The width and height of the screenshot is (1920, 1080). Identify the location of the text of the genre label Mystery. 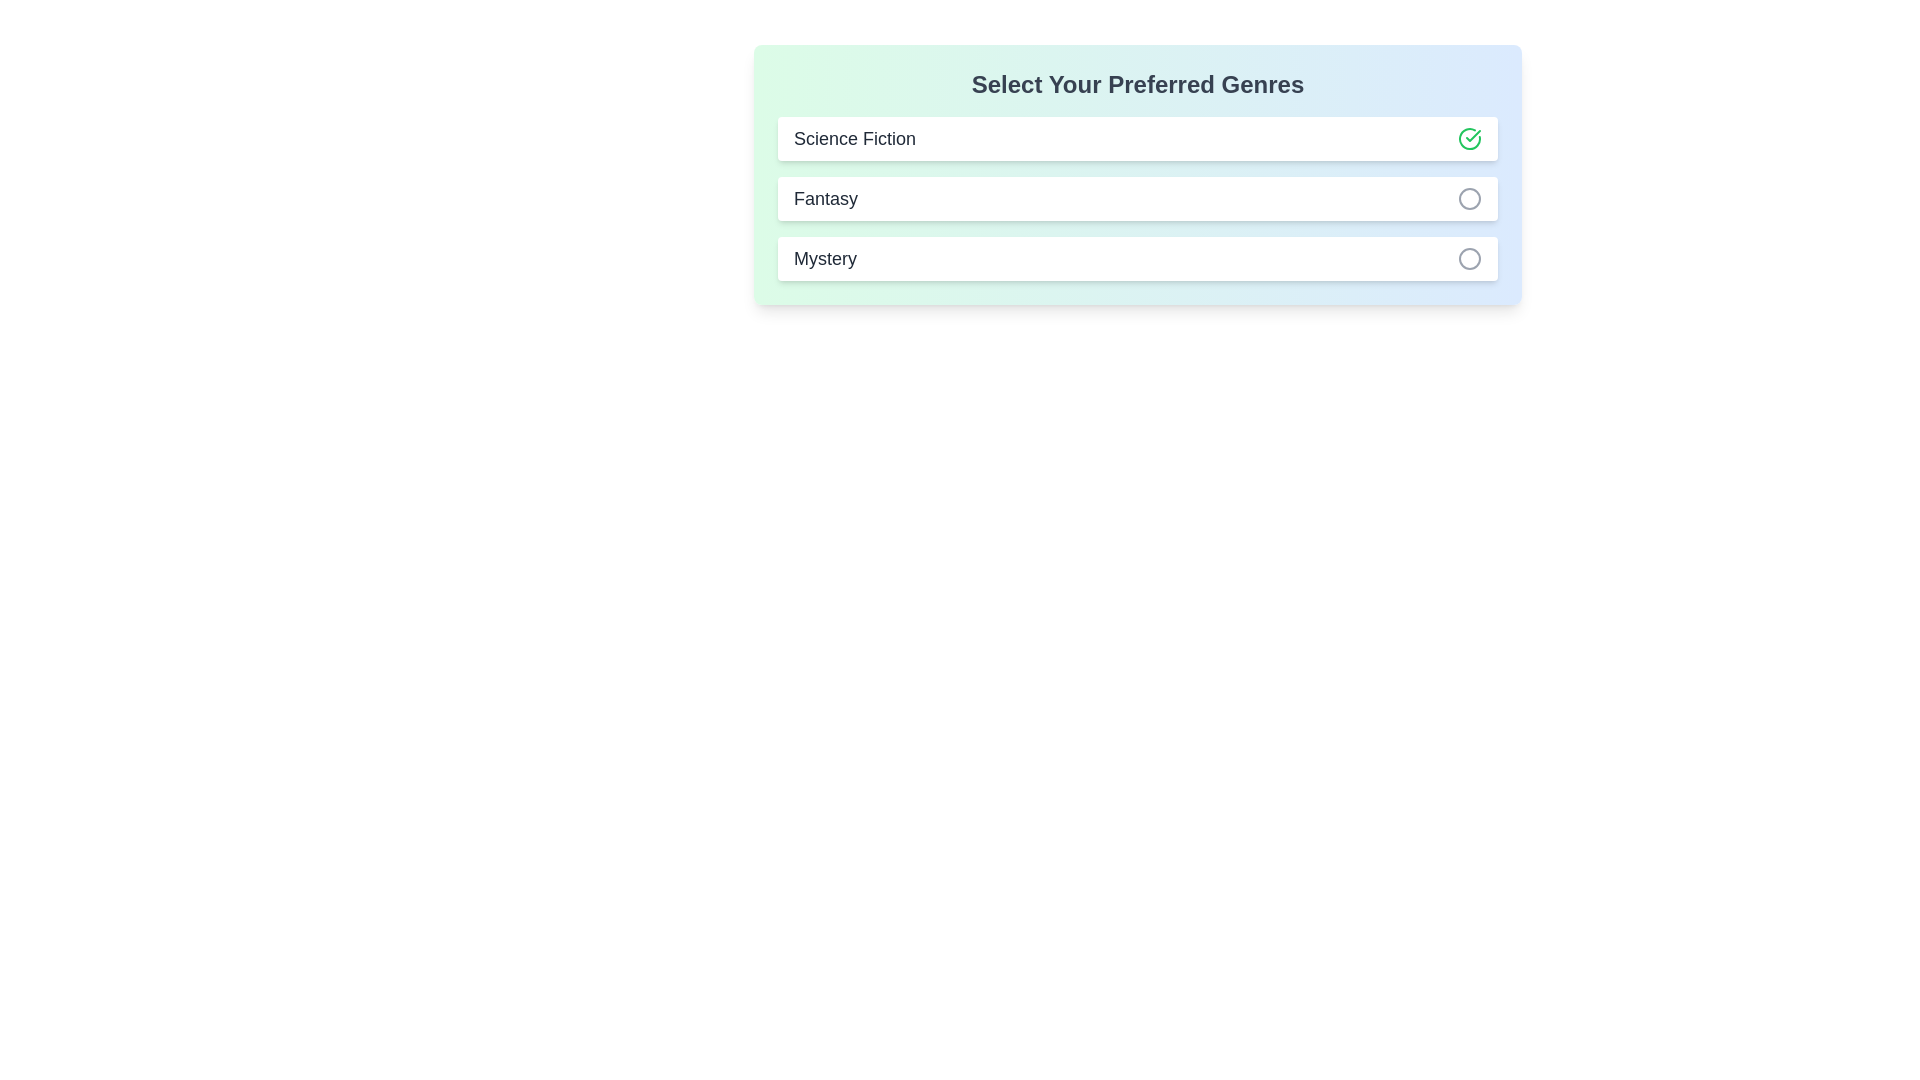
(825, 257).